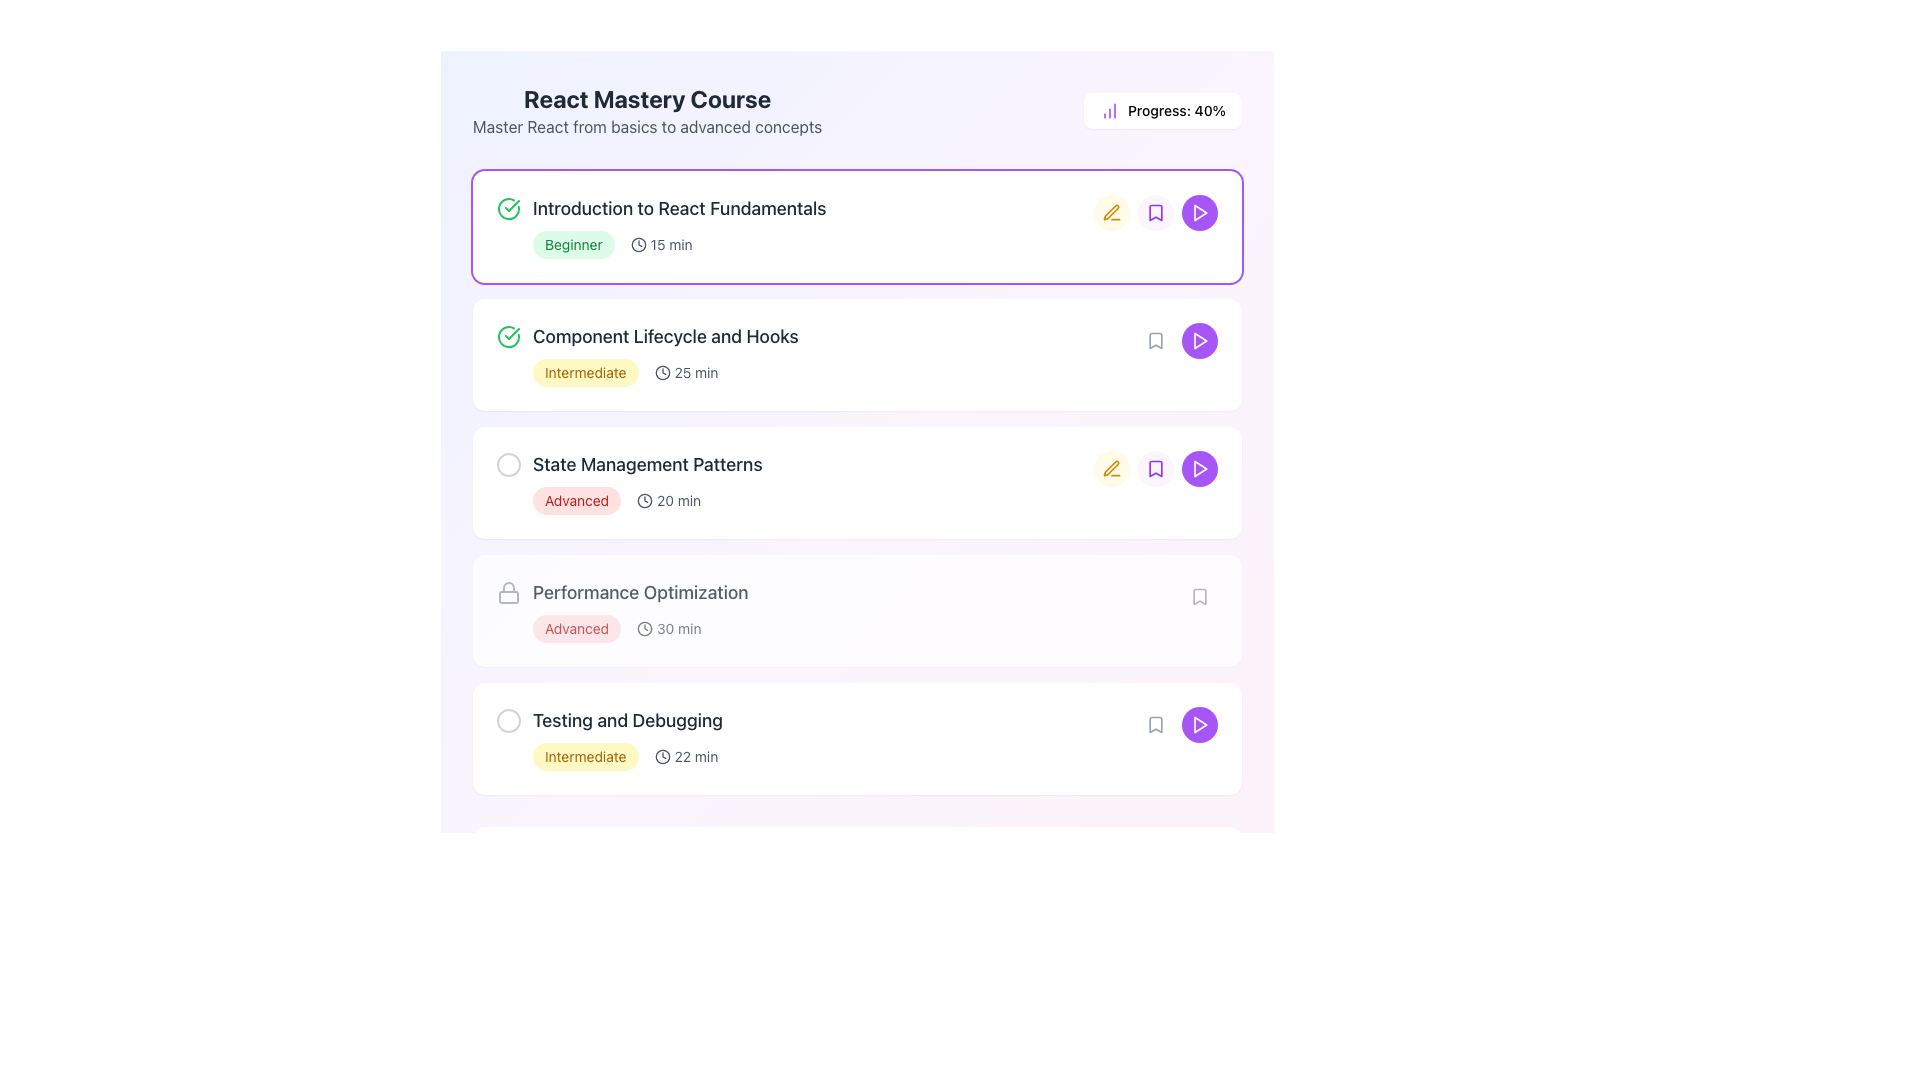 The height and width of the screenshot is (1080, 1920). Describe the element at coordinates (794, 482) in the screenshot. I see `the third course module representation in the vertically stacked list to interact with the course details` at that location.